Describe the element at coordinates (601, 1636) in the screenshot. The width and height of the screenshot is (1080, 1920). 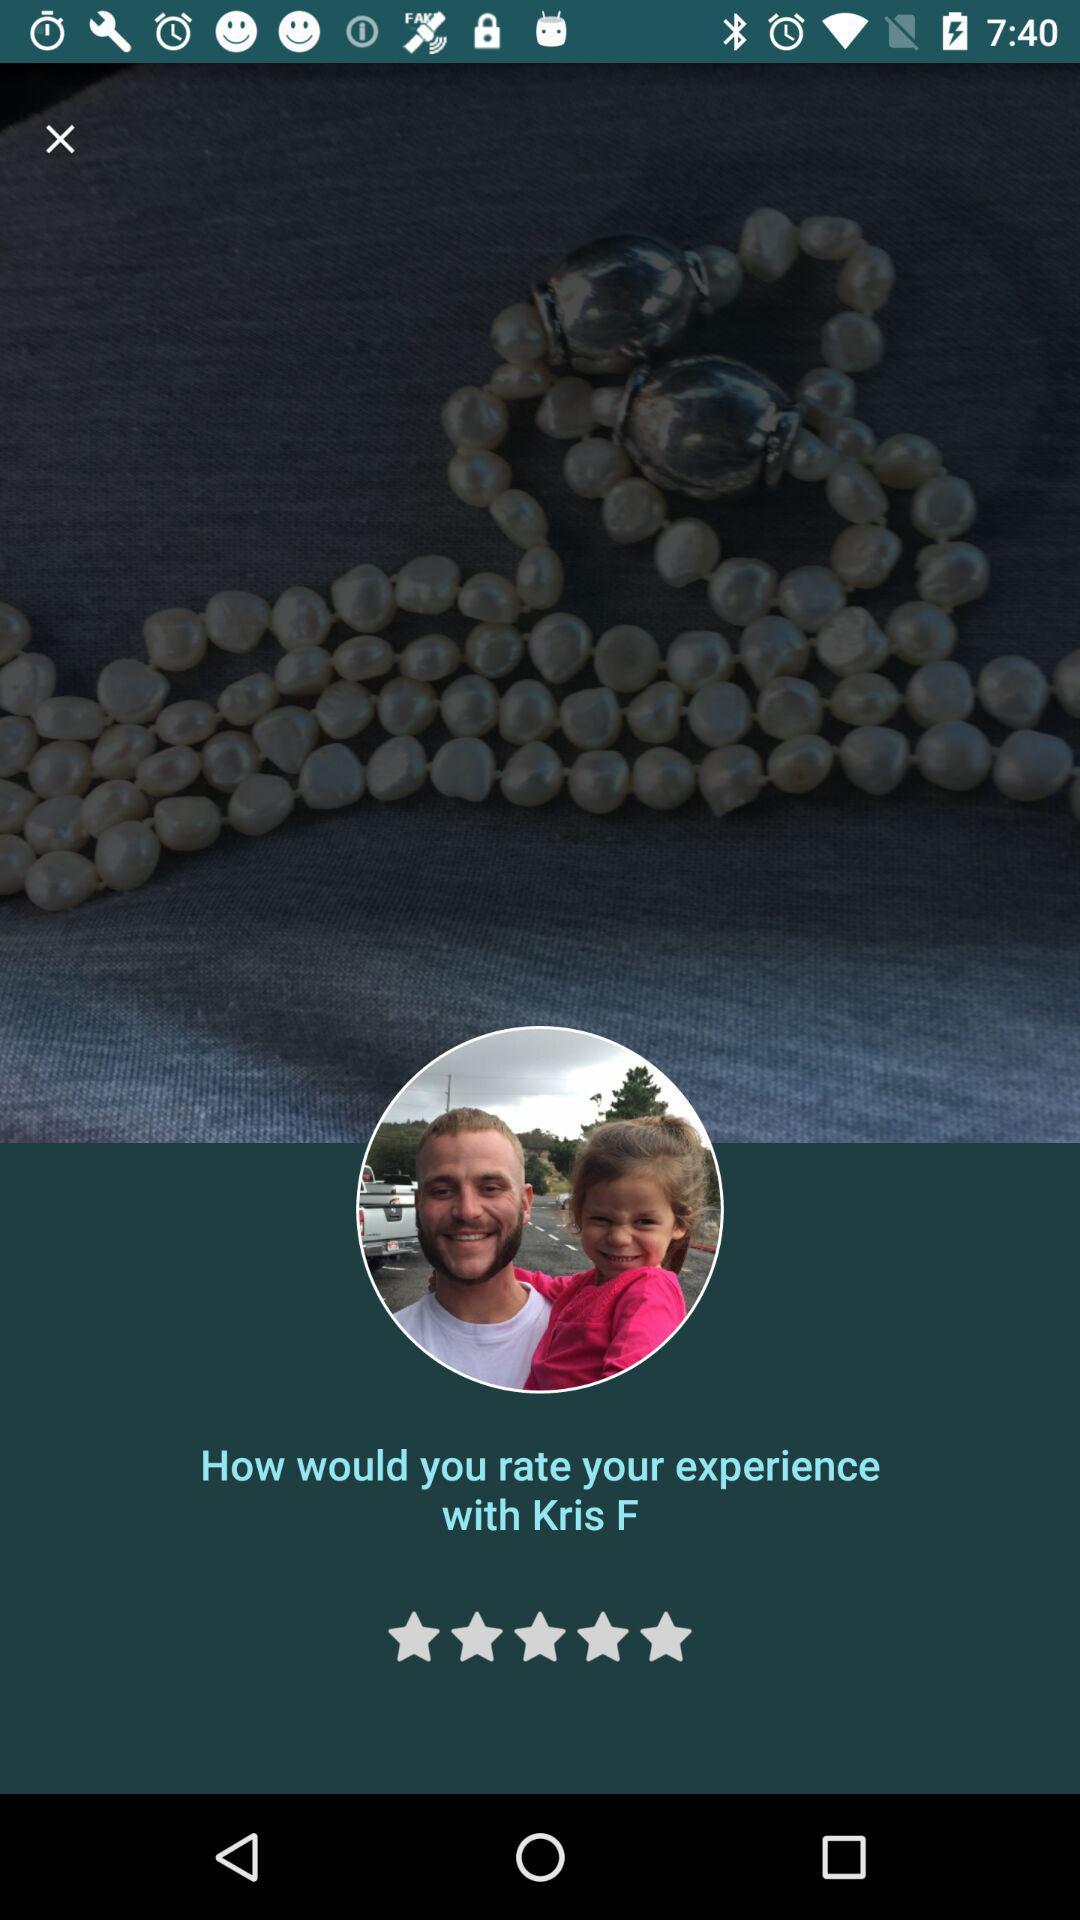
I see `rate 4 stars` at that location.